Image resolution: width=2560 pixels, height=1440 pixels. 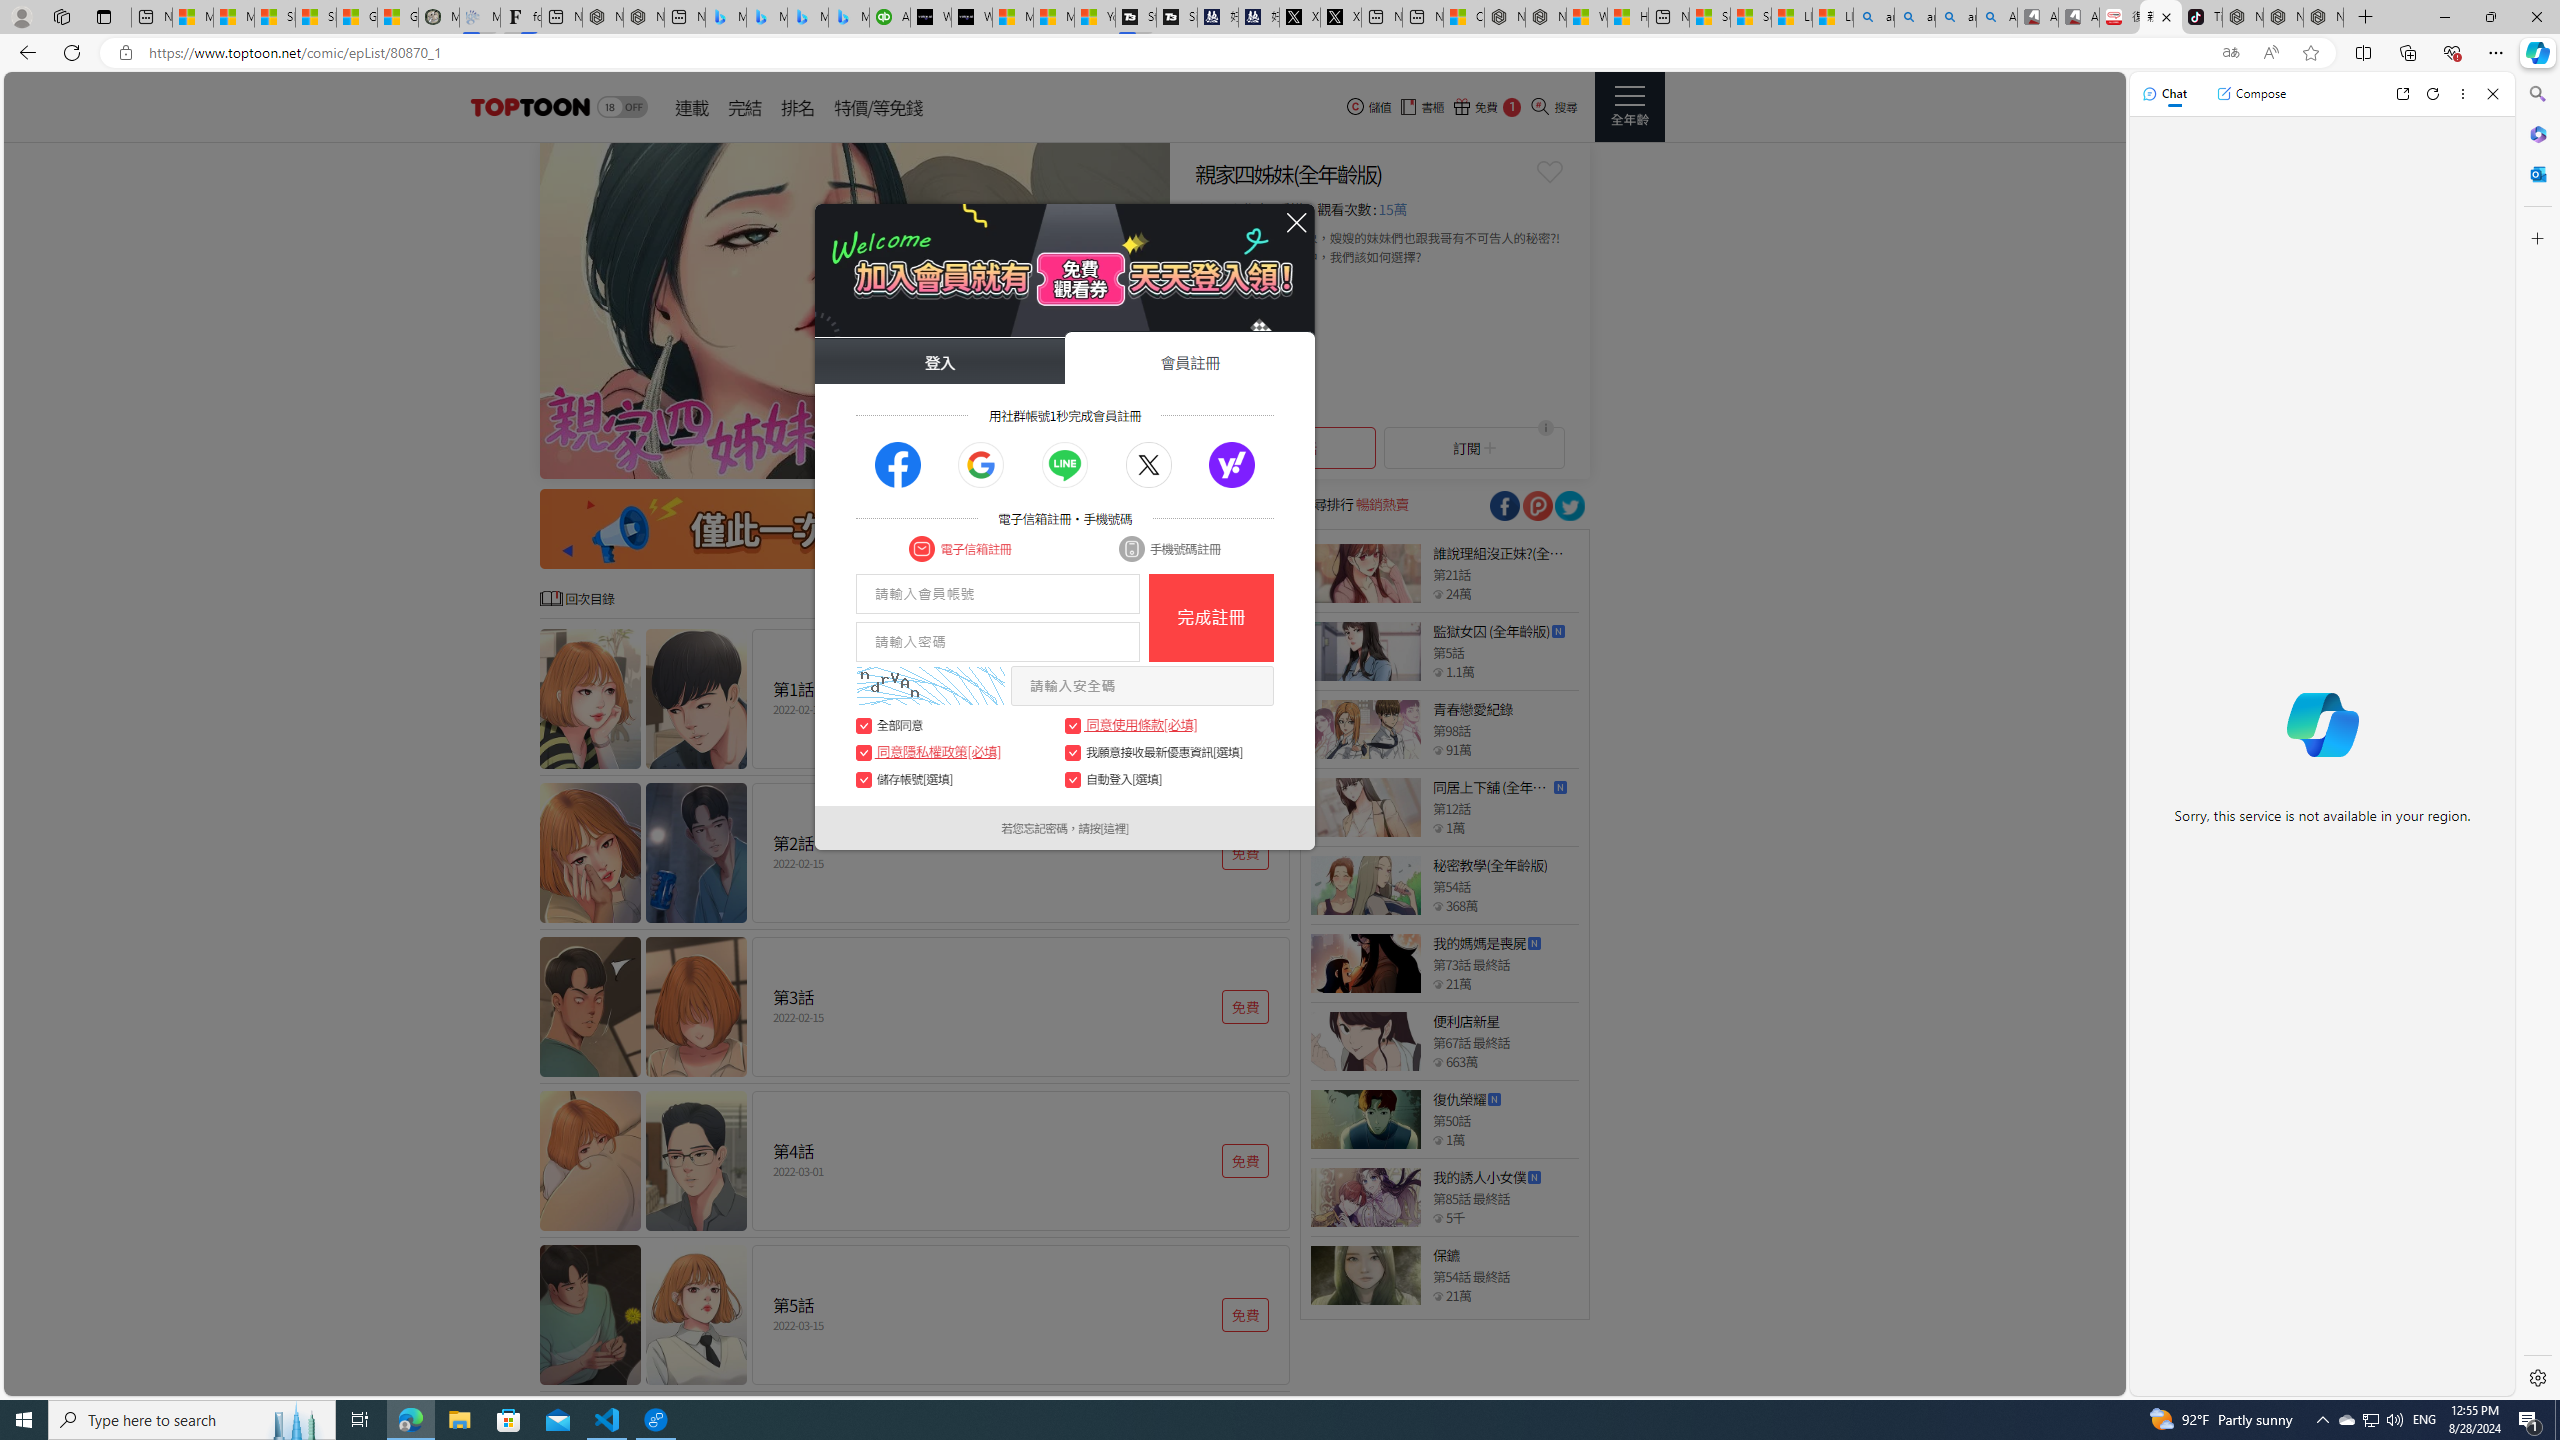 What do you see at coordinates (1996, 16) in the screenshot?
I see `'Amazon Echo Robot - Search Images'` at bounding box center [1996, 16].